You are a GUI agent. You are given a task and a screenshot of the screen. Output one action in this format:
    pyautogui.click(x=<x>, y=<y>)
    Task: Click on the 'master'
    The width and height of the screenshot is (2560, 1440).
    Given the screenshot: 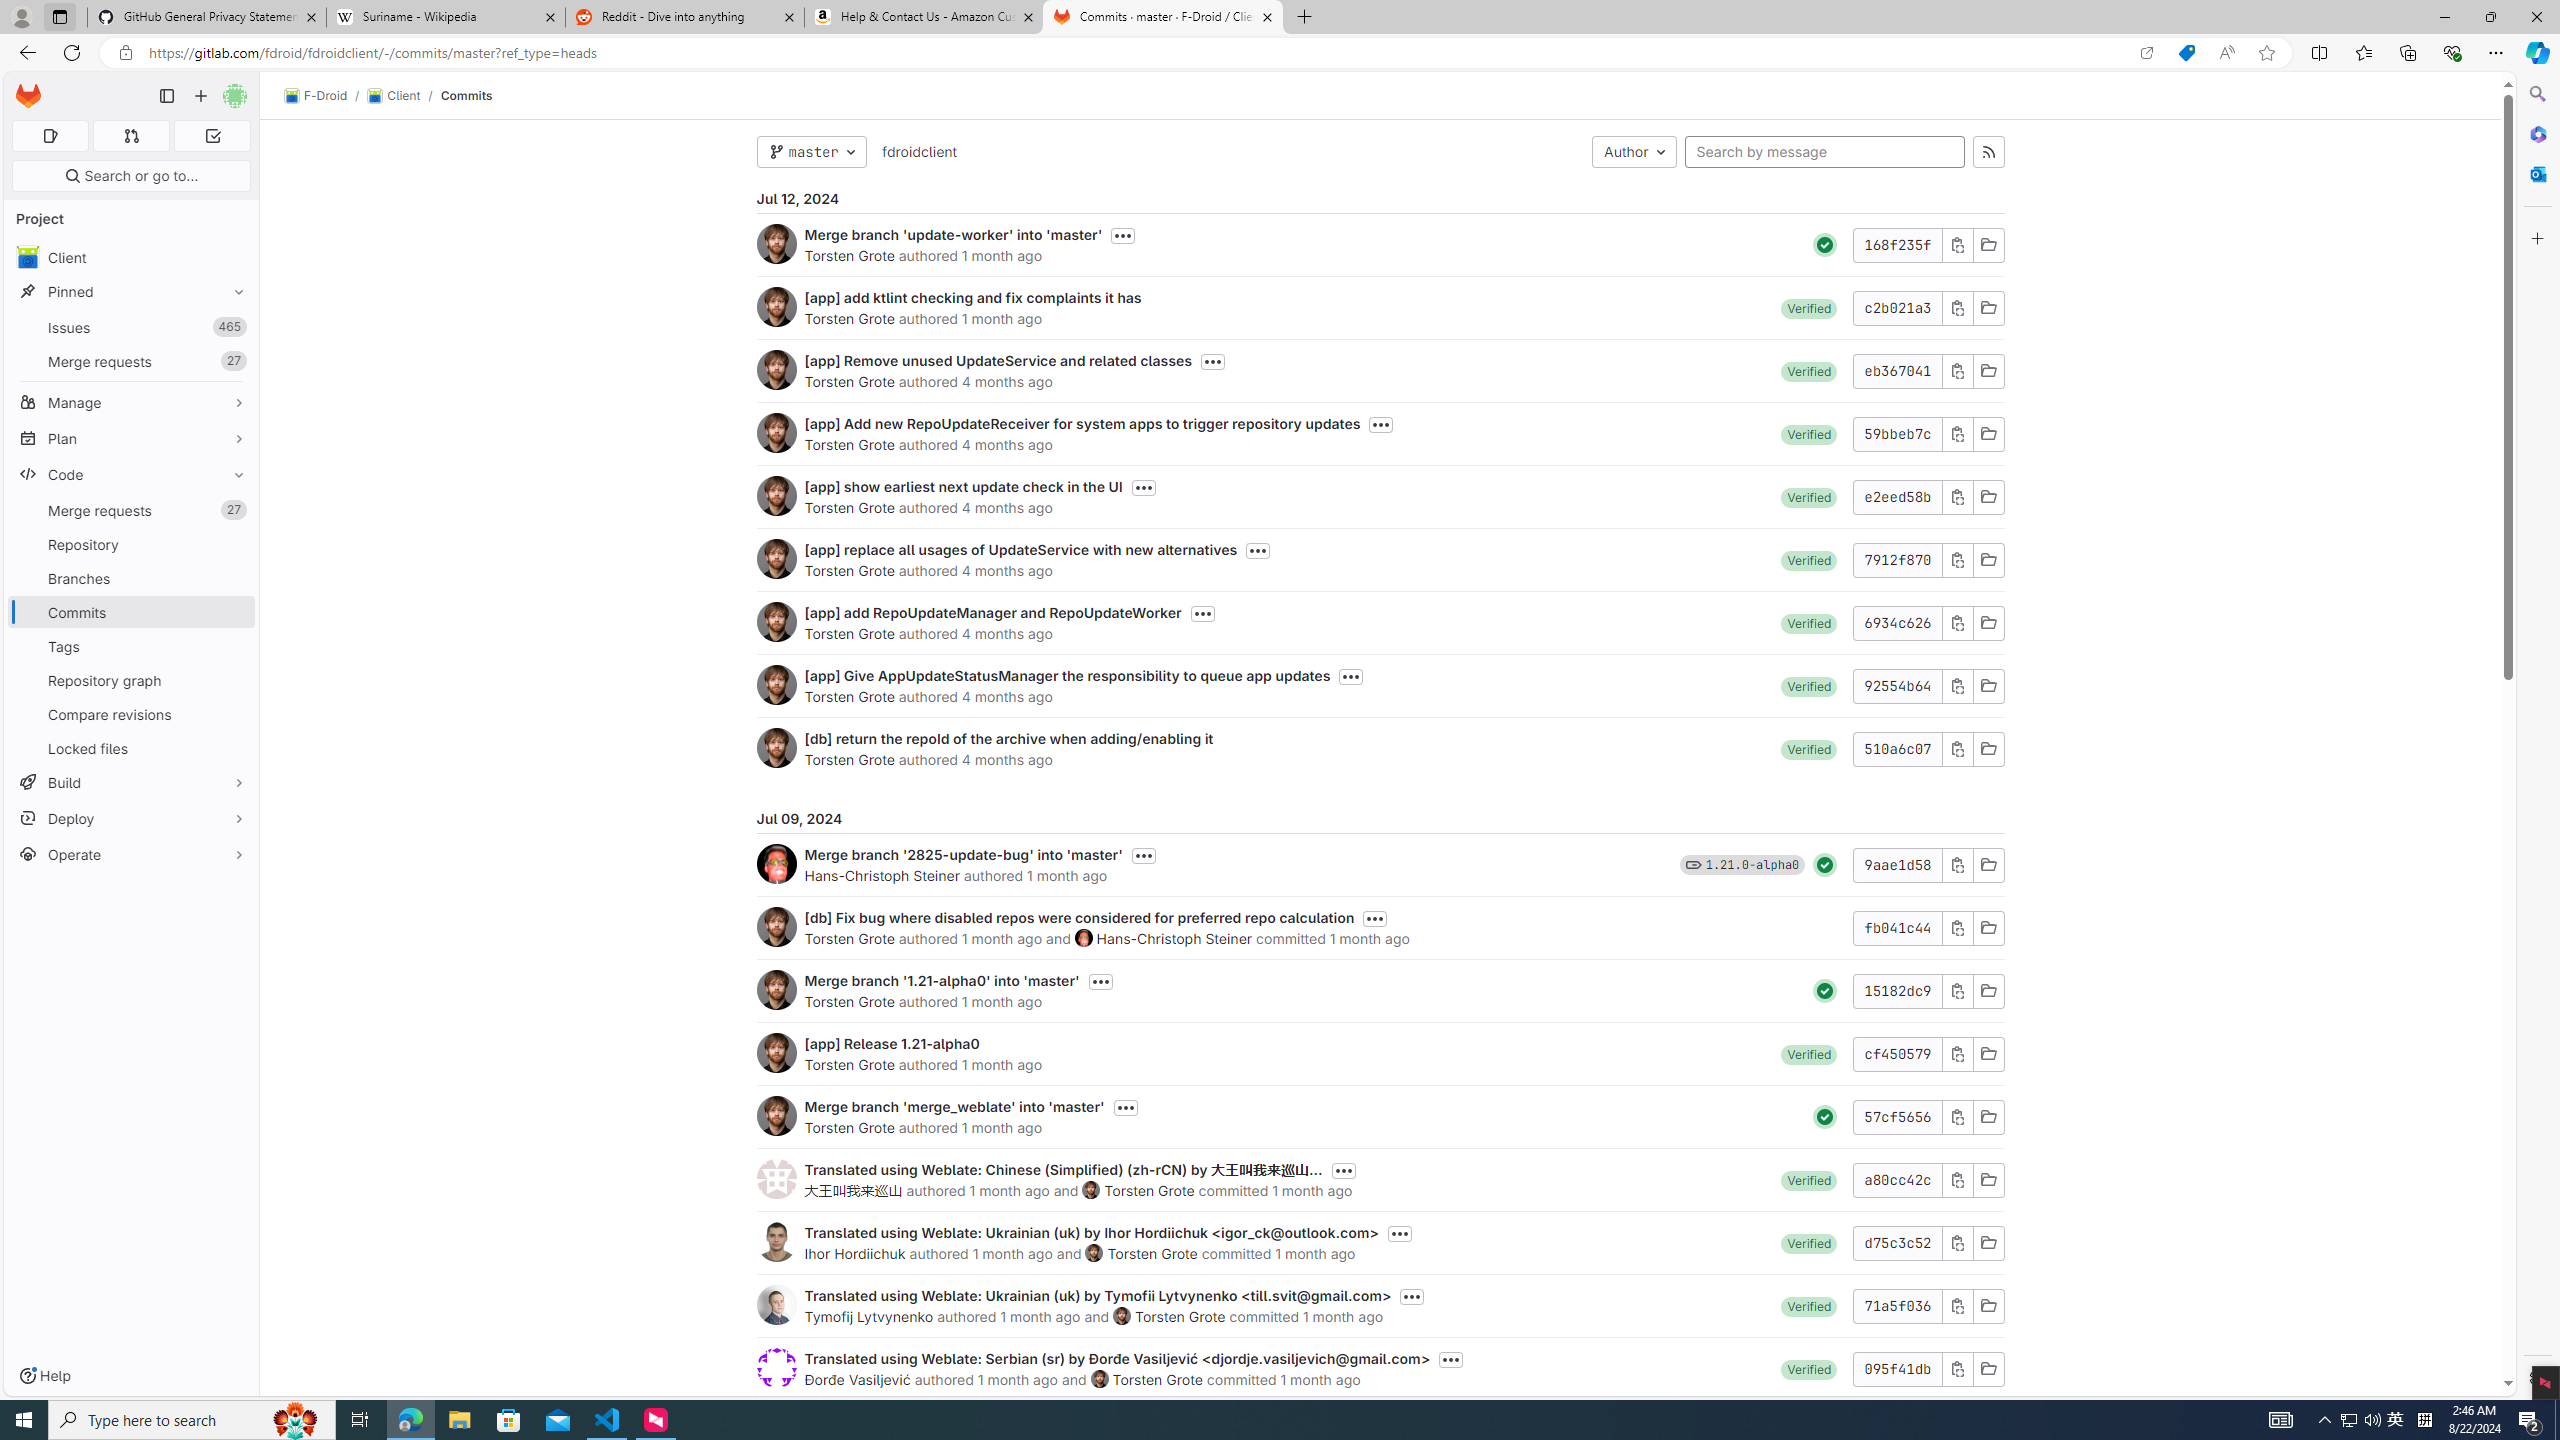 What is the action you would take?
    pyautogui.click(x=811, y=150)
    